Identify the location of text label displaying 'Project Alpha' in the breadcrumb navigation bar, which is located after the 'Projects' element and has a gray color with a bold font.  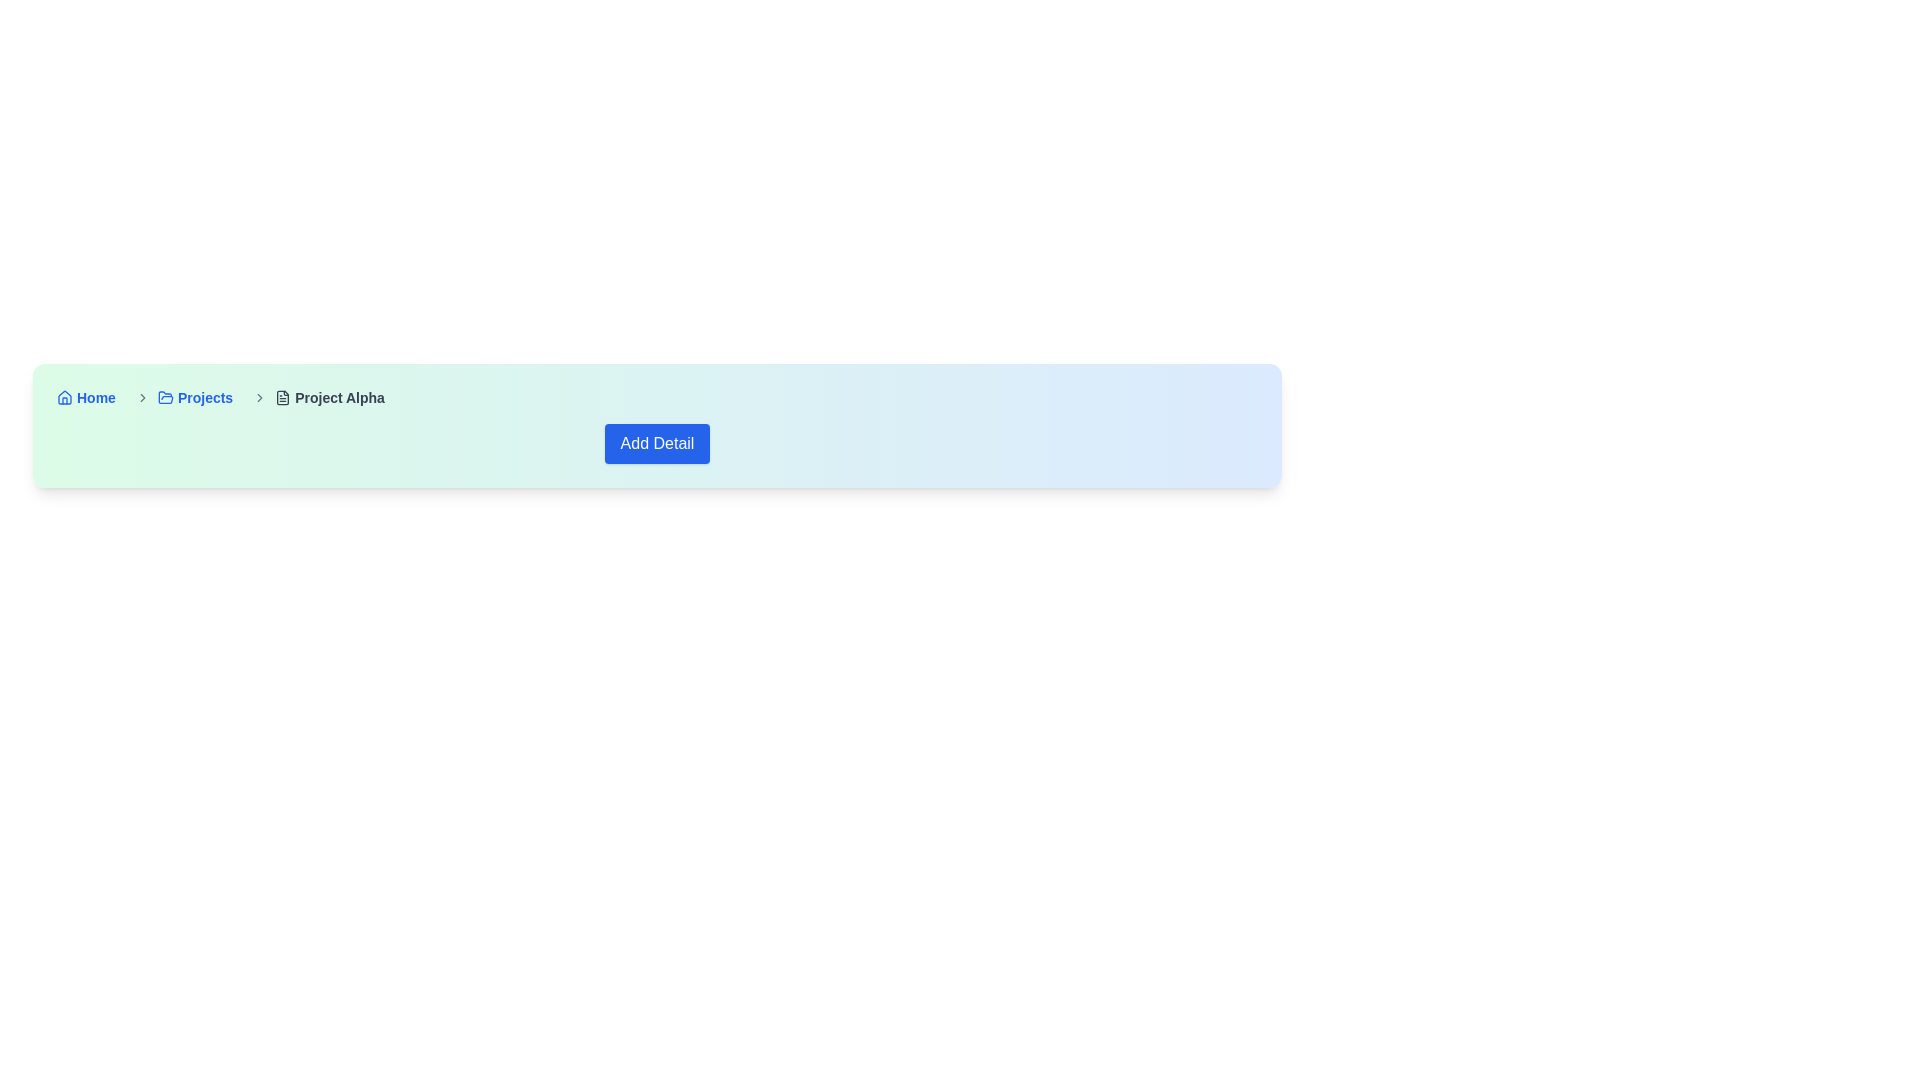
(330, 397).